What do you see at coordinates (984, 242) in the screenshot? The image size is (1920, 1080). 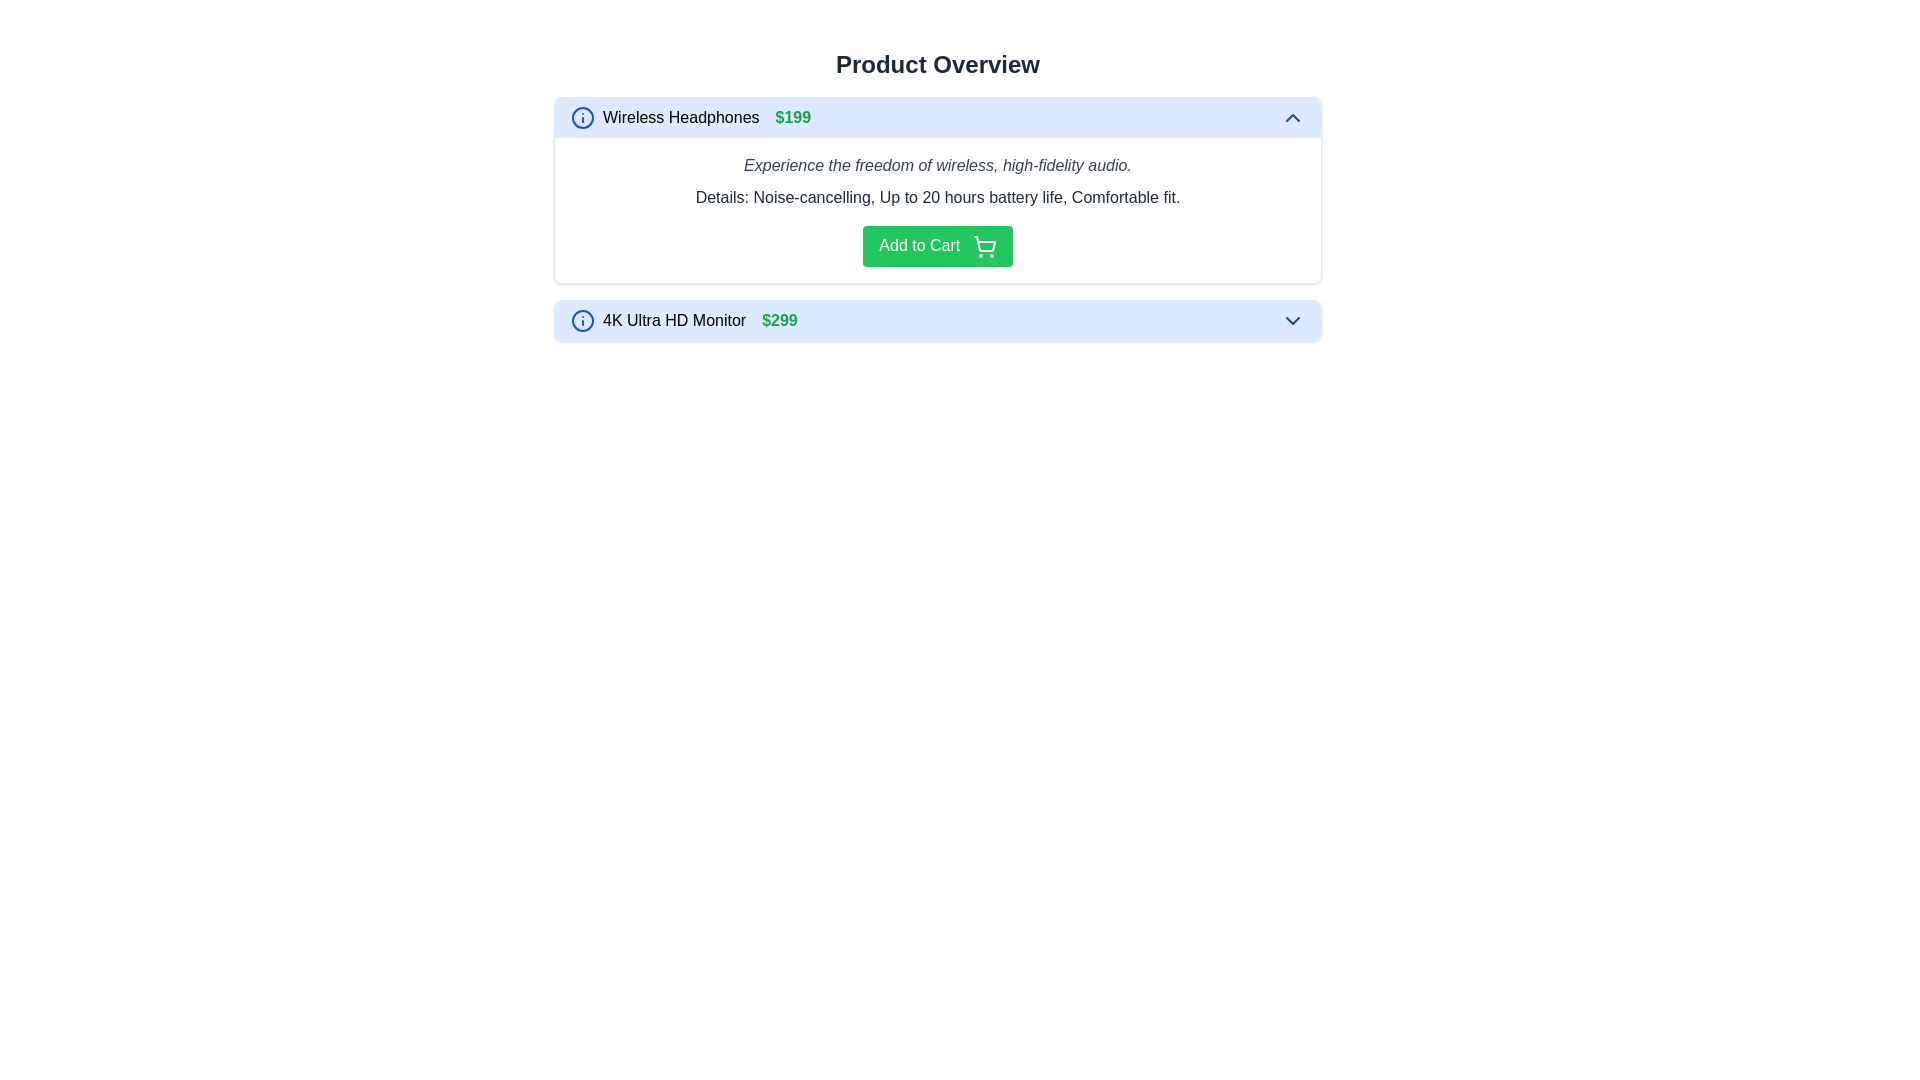 I see `the shopping cart icon, which is visually represented in a green rectangular background adjacent to the 'Add to Cart' button text` at bounding box center [984, 242].